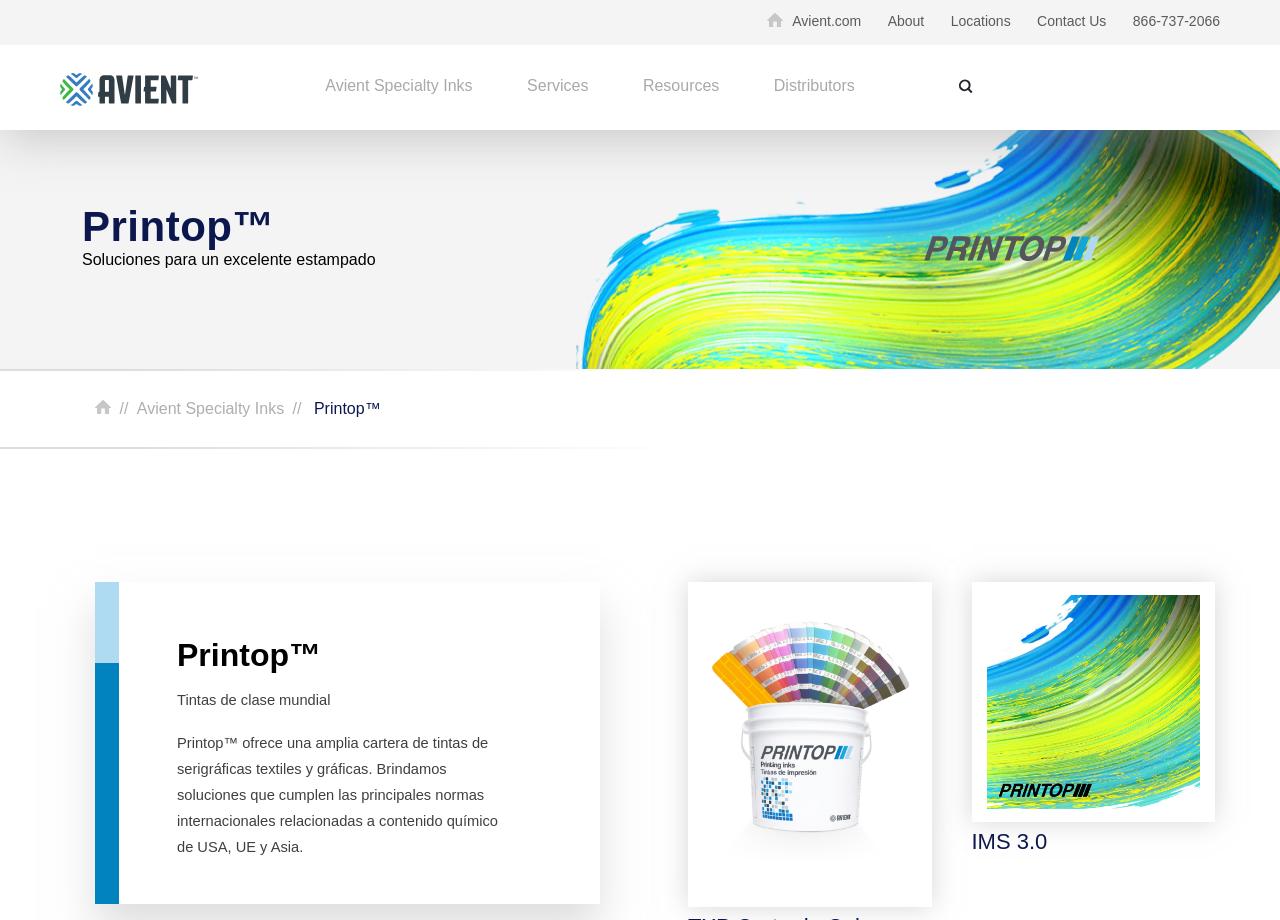 This screenshot has height=920, width=1280. I want to click on 'About', so click(904, 20).